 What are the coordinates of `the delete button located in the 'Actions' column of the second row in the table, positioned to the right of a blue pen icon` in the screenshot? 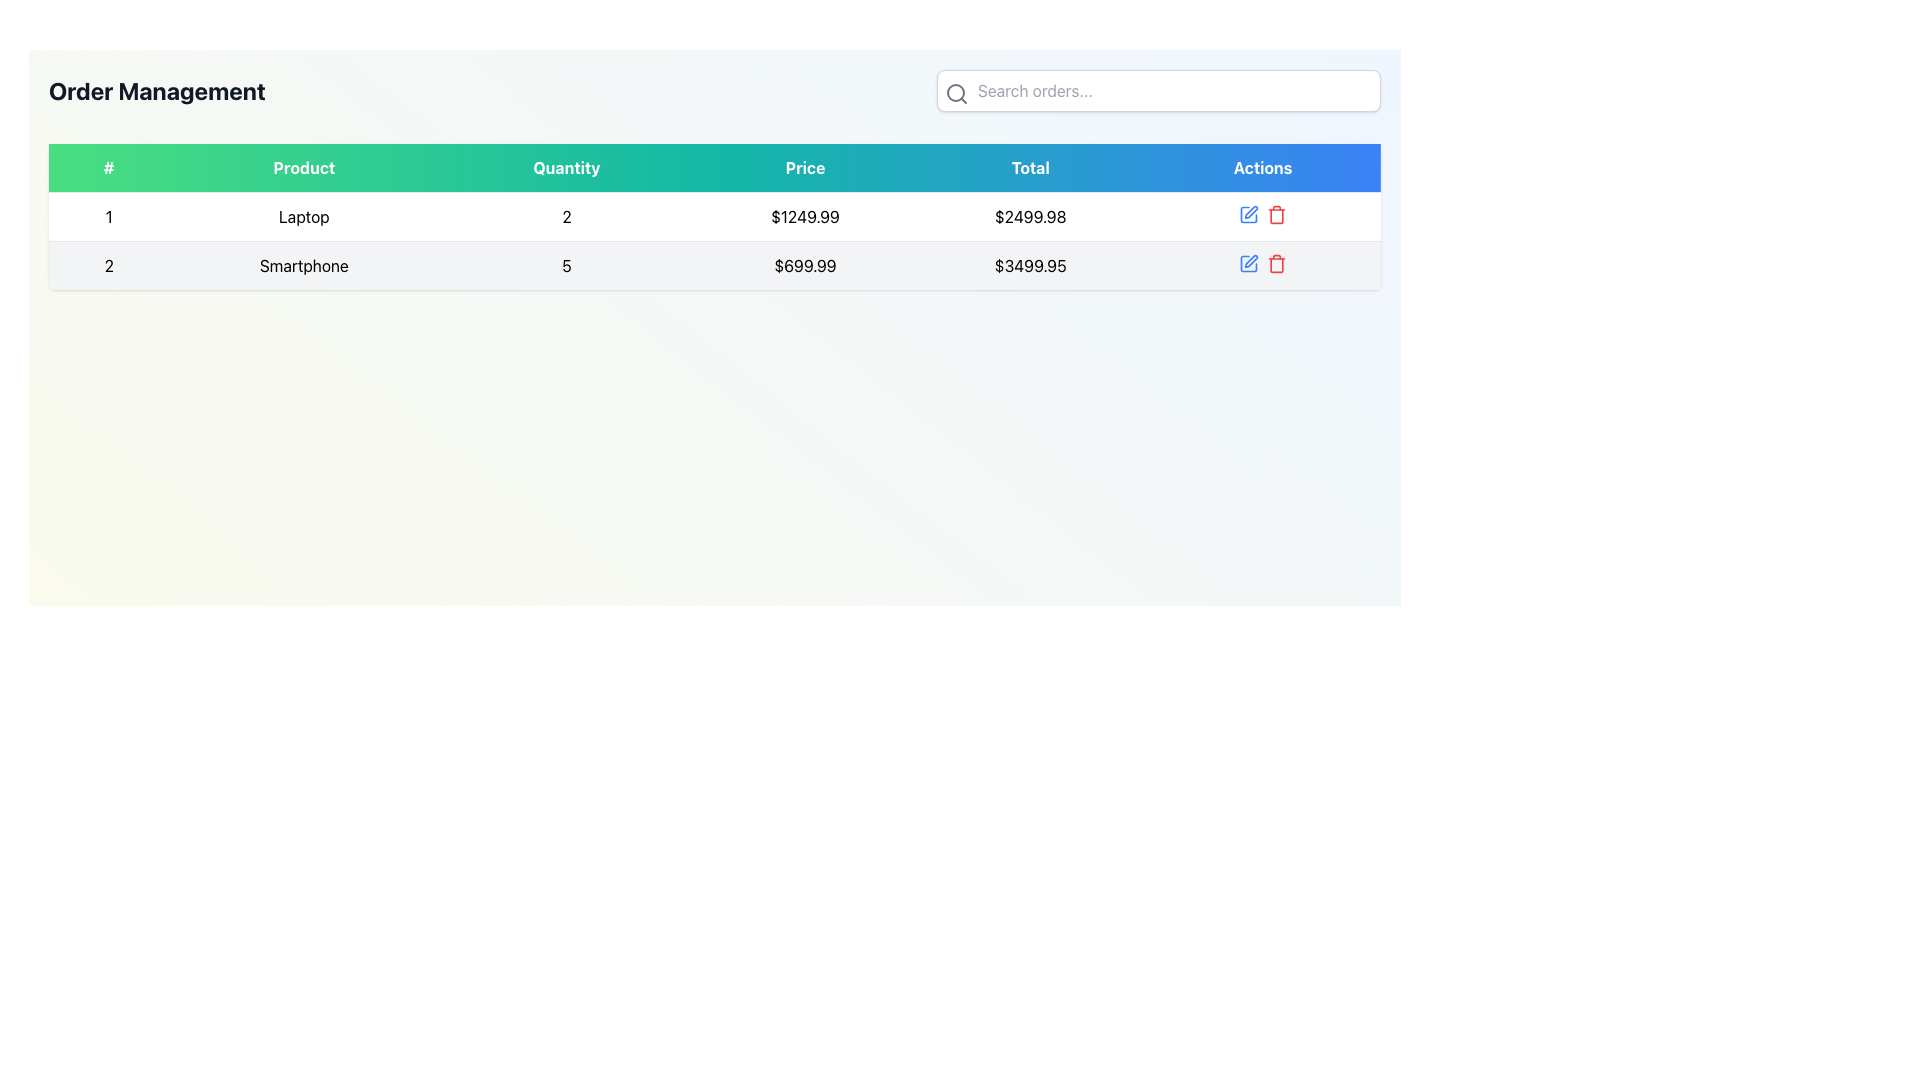 It's located at (1275, 215).